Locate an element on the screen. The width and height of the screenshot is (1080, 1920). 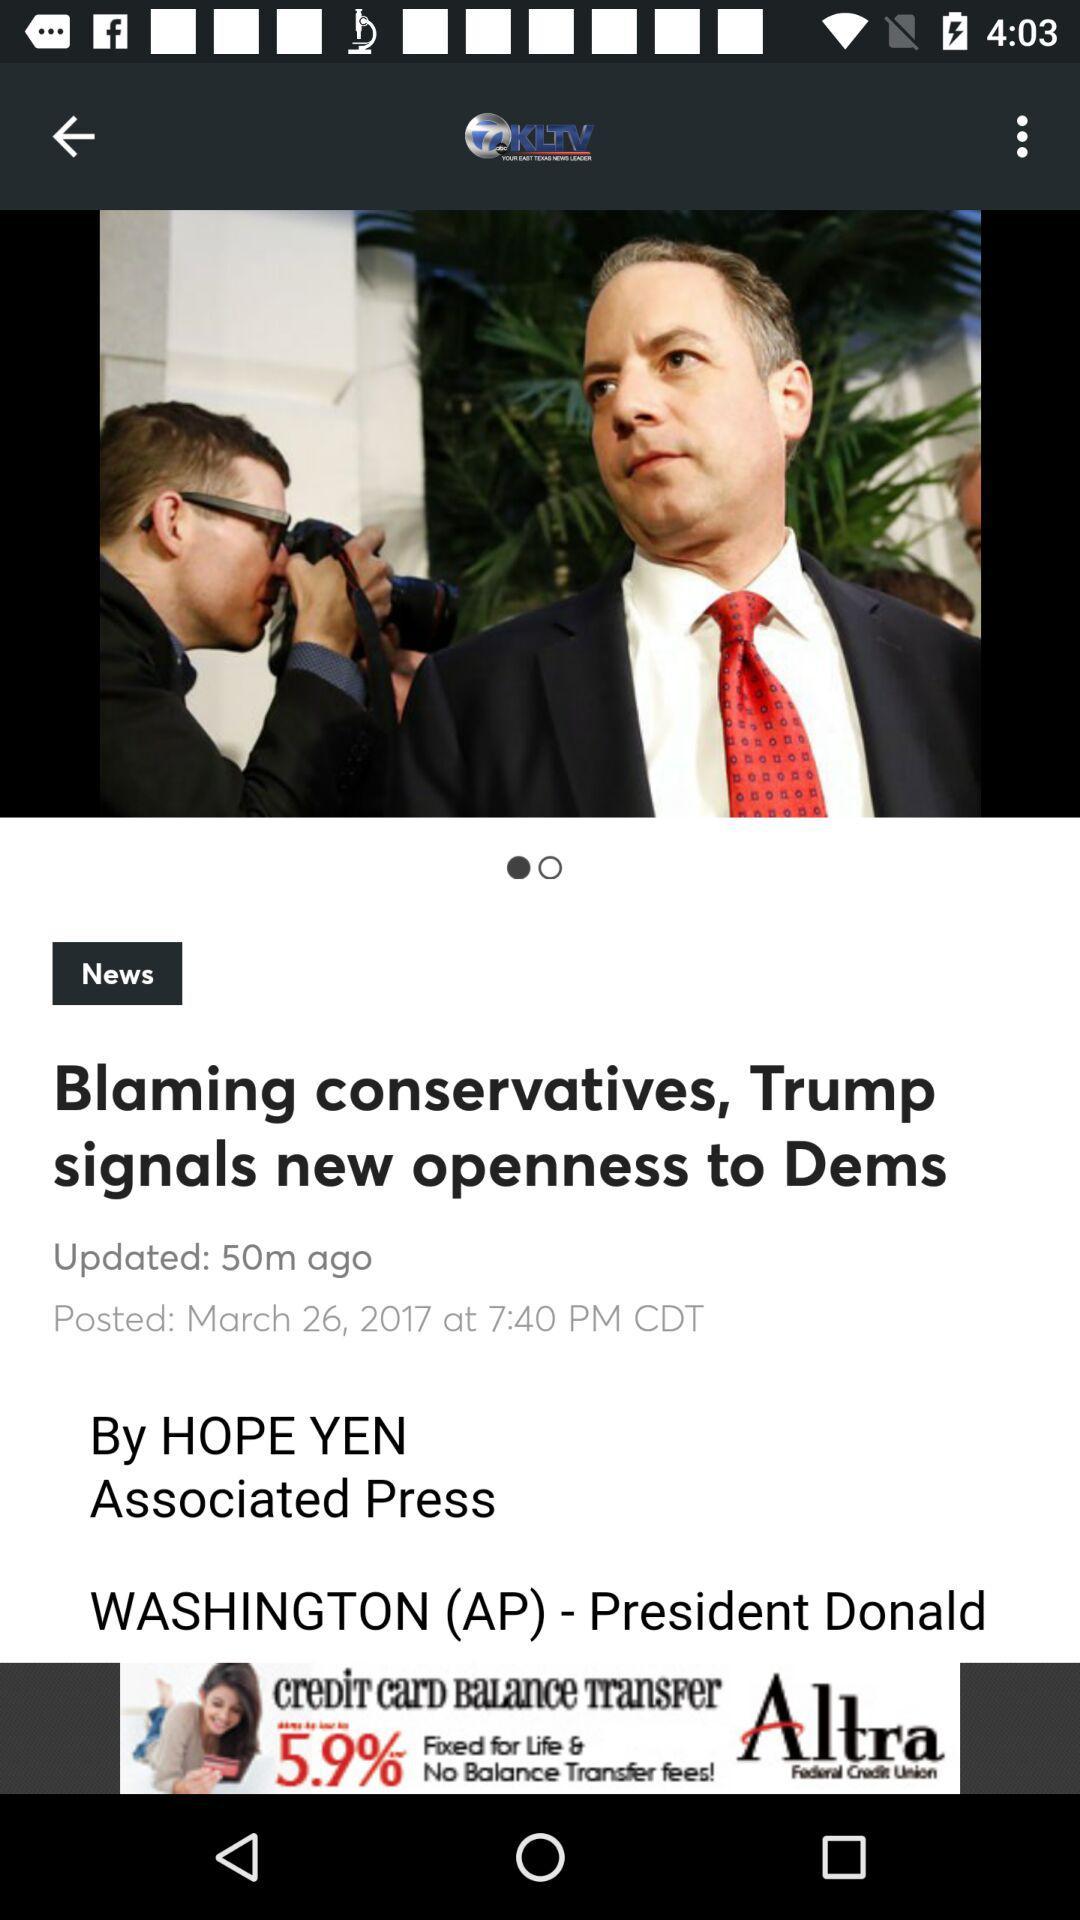
this is an advertisement is located at coordinates (540, 1727).